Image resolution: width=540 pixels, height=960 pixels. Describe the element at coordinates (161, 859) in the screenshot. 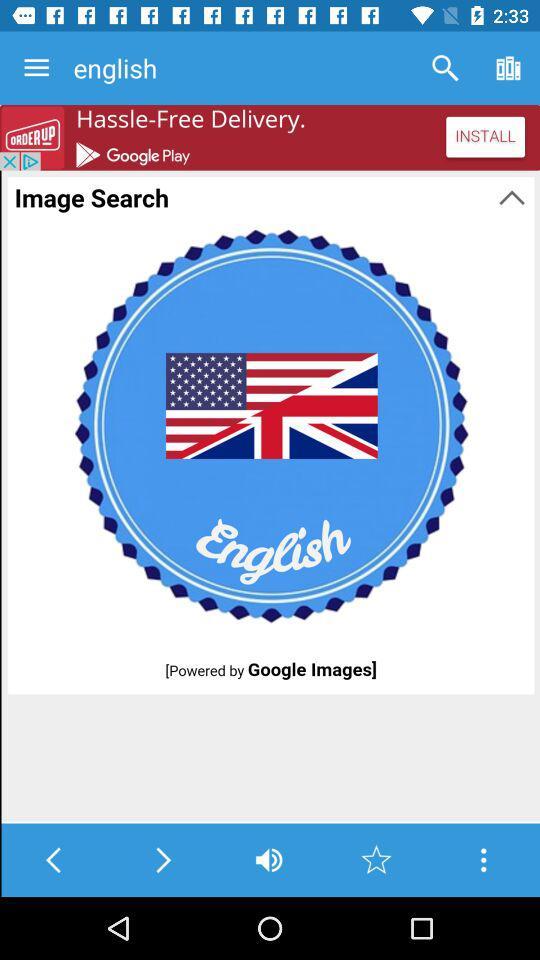

I see `the arrow_forward icon` at that location.